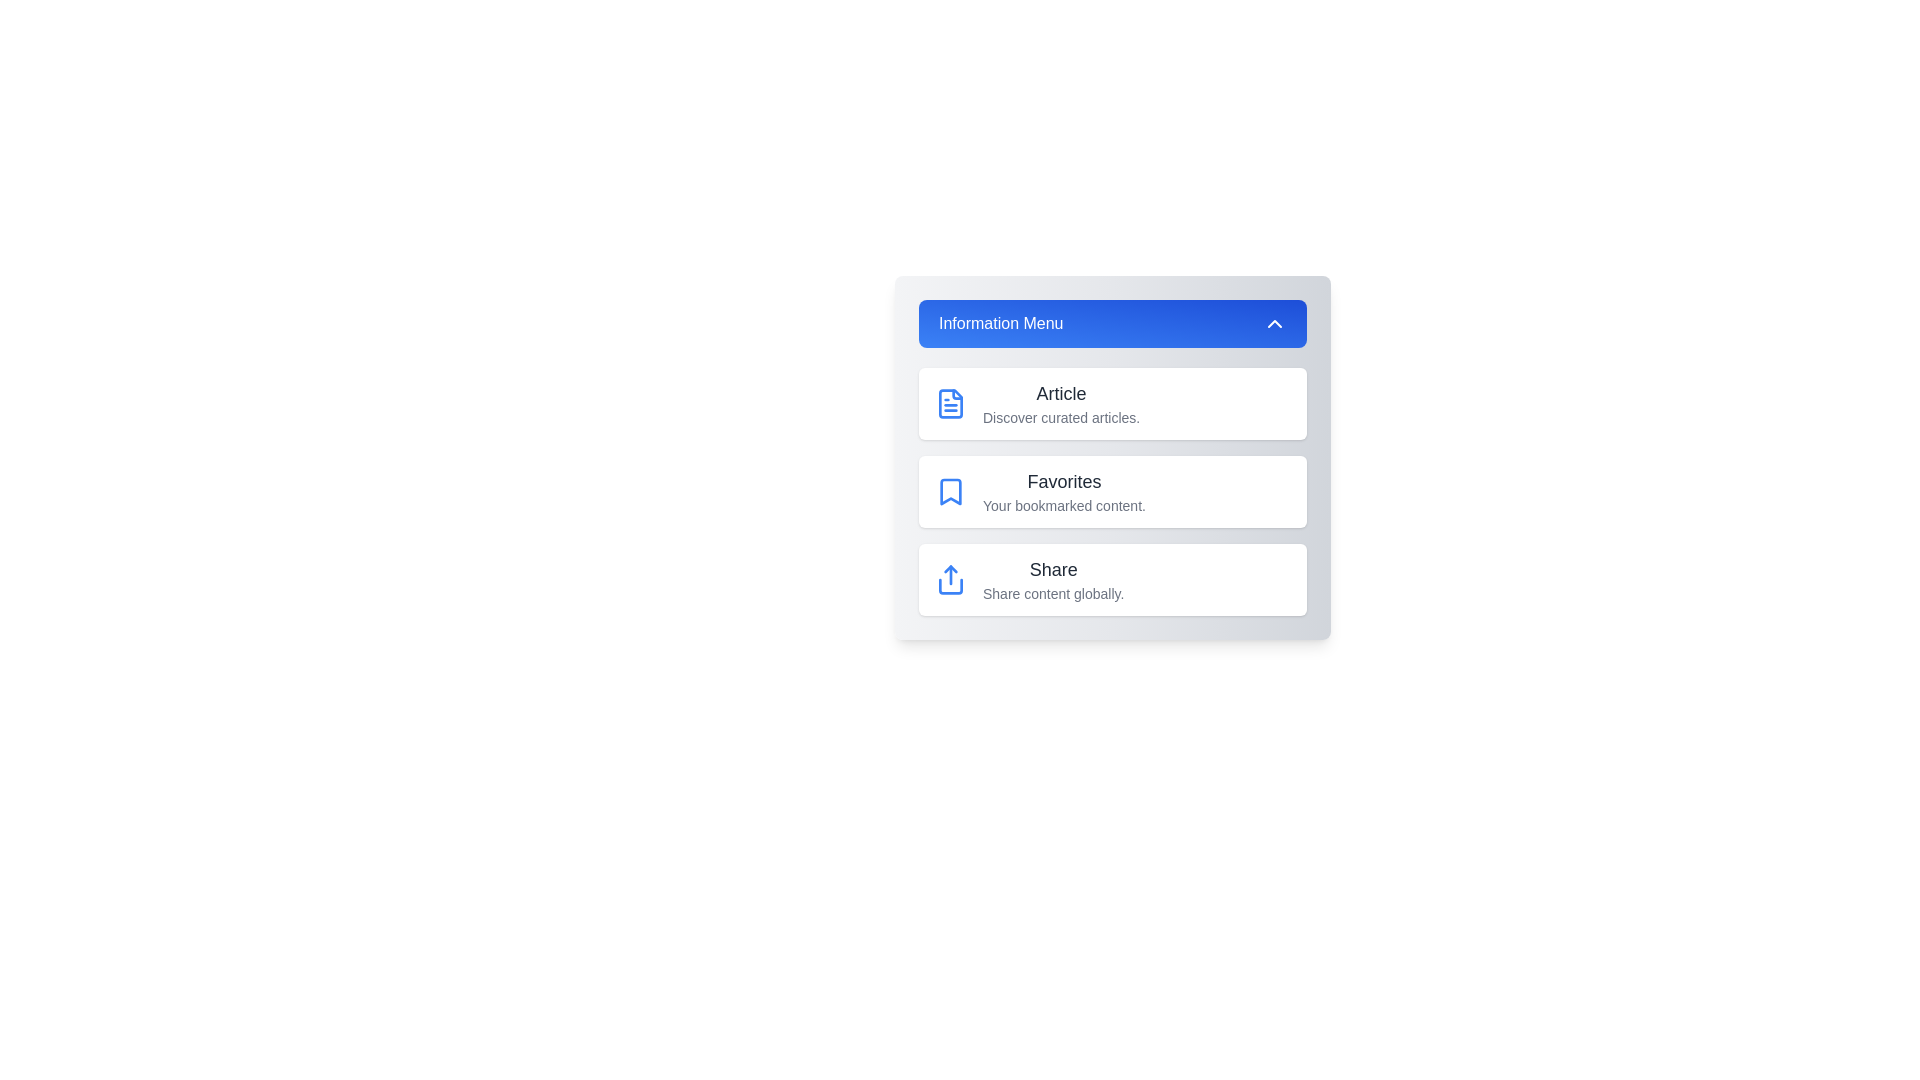 The width and height of the screenshot is (1920, 1080). Describe the element at coordinates (949, 492) in the screenshot. I see `the menu item corresponding to Favorites by clicking on its icon` at that location.